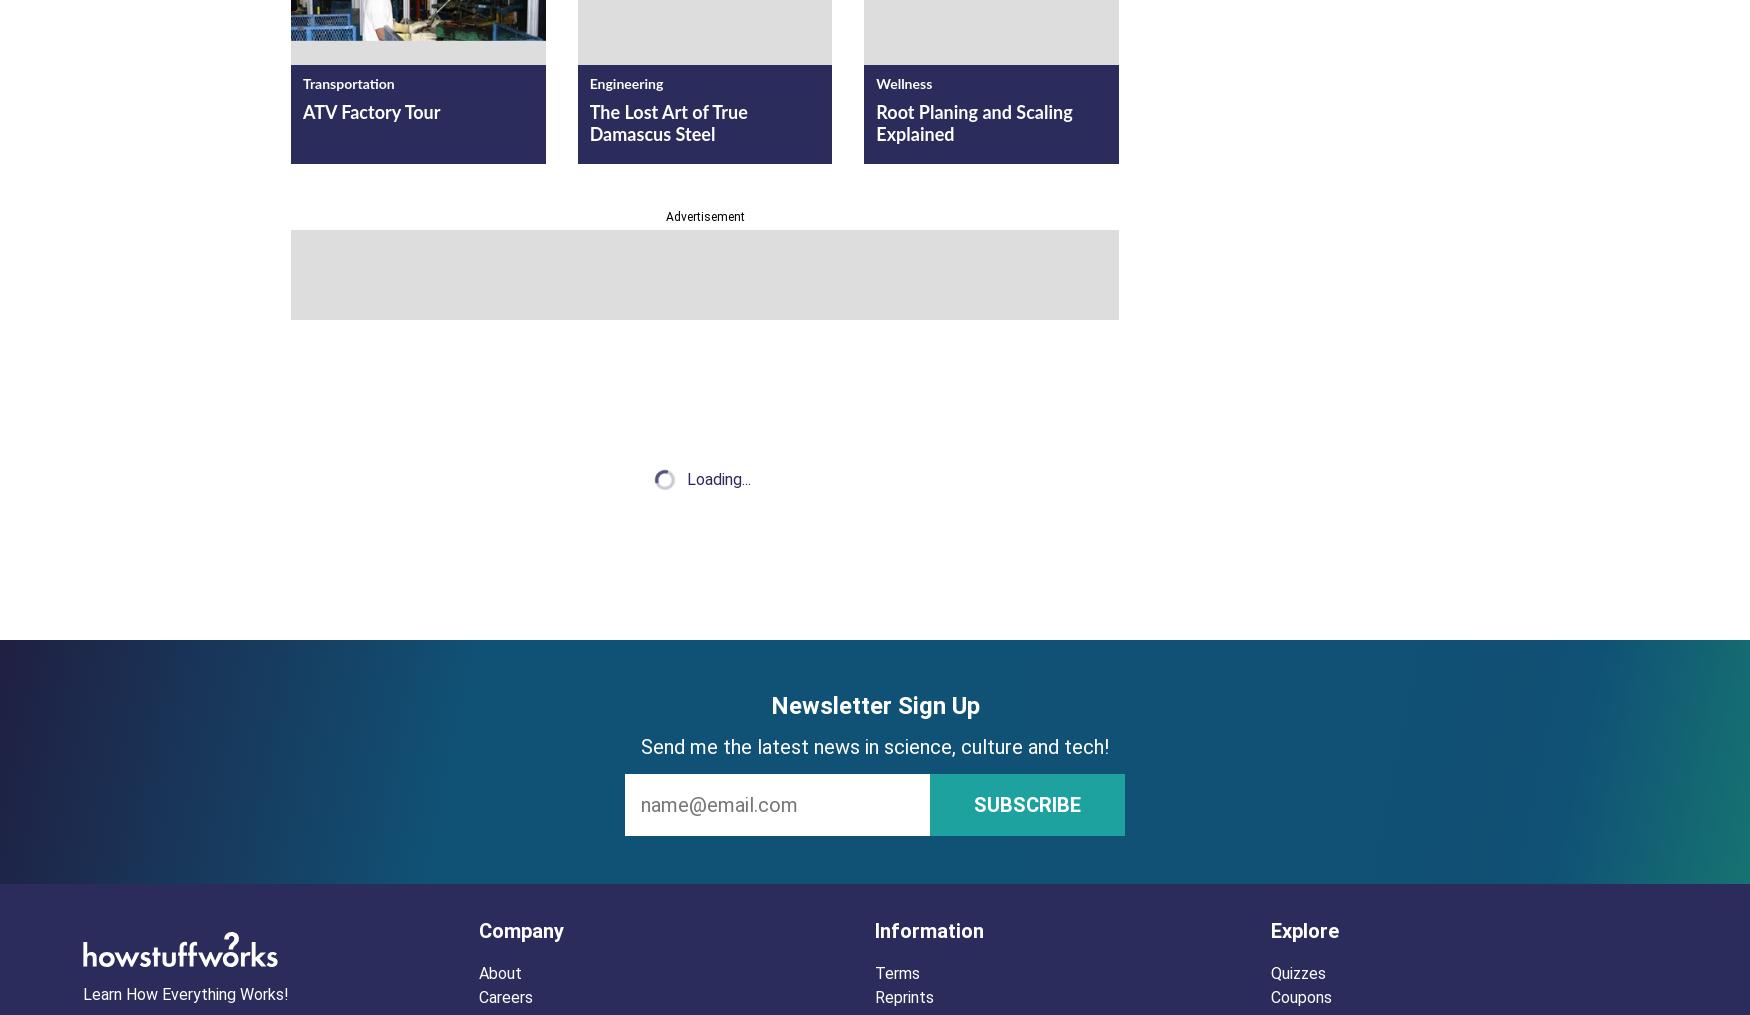 The width and height of the screenshot is (1750, 1015). Describe the element at coordinates (625, 84) in the screenshot. I see `'Engineering'` at that location.